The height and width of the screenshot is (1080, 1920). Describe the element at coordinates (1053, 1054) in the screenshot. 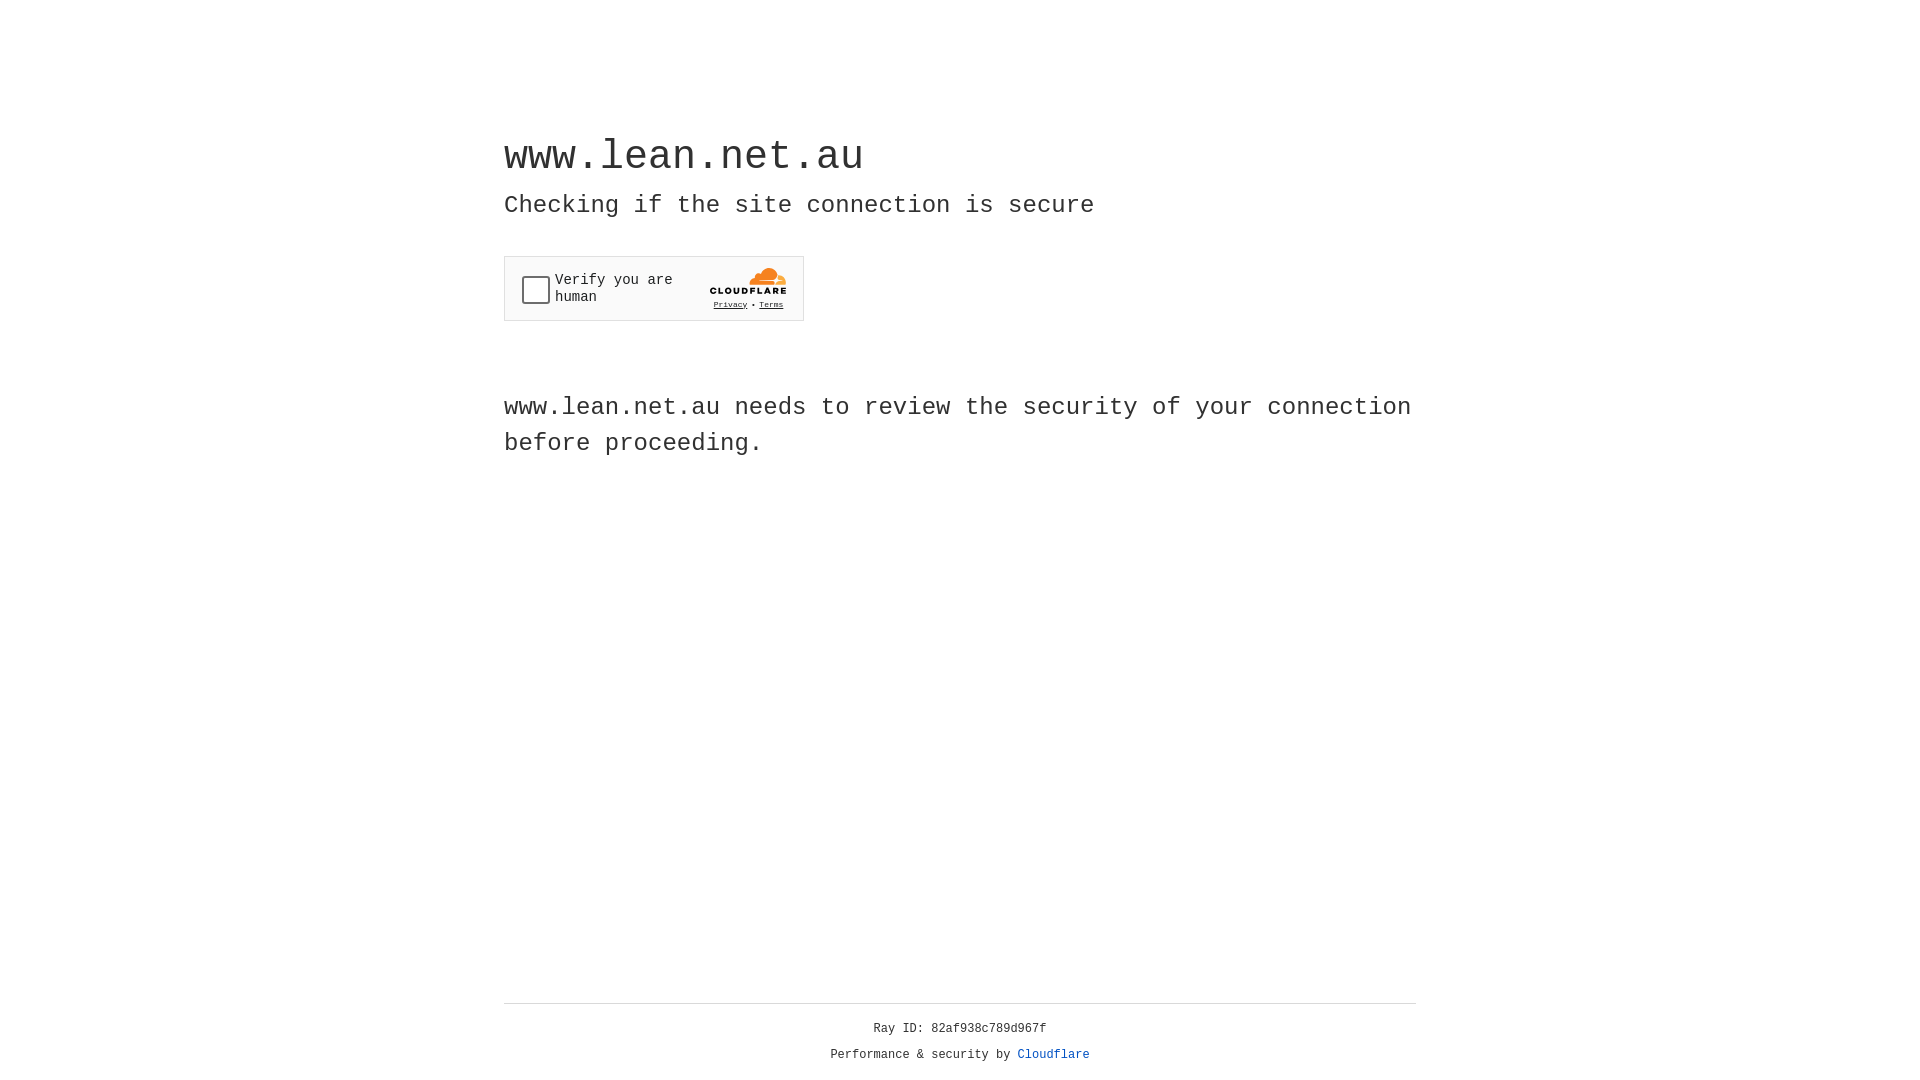

I see `'Cloudflare'` at that location.